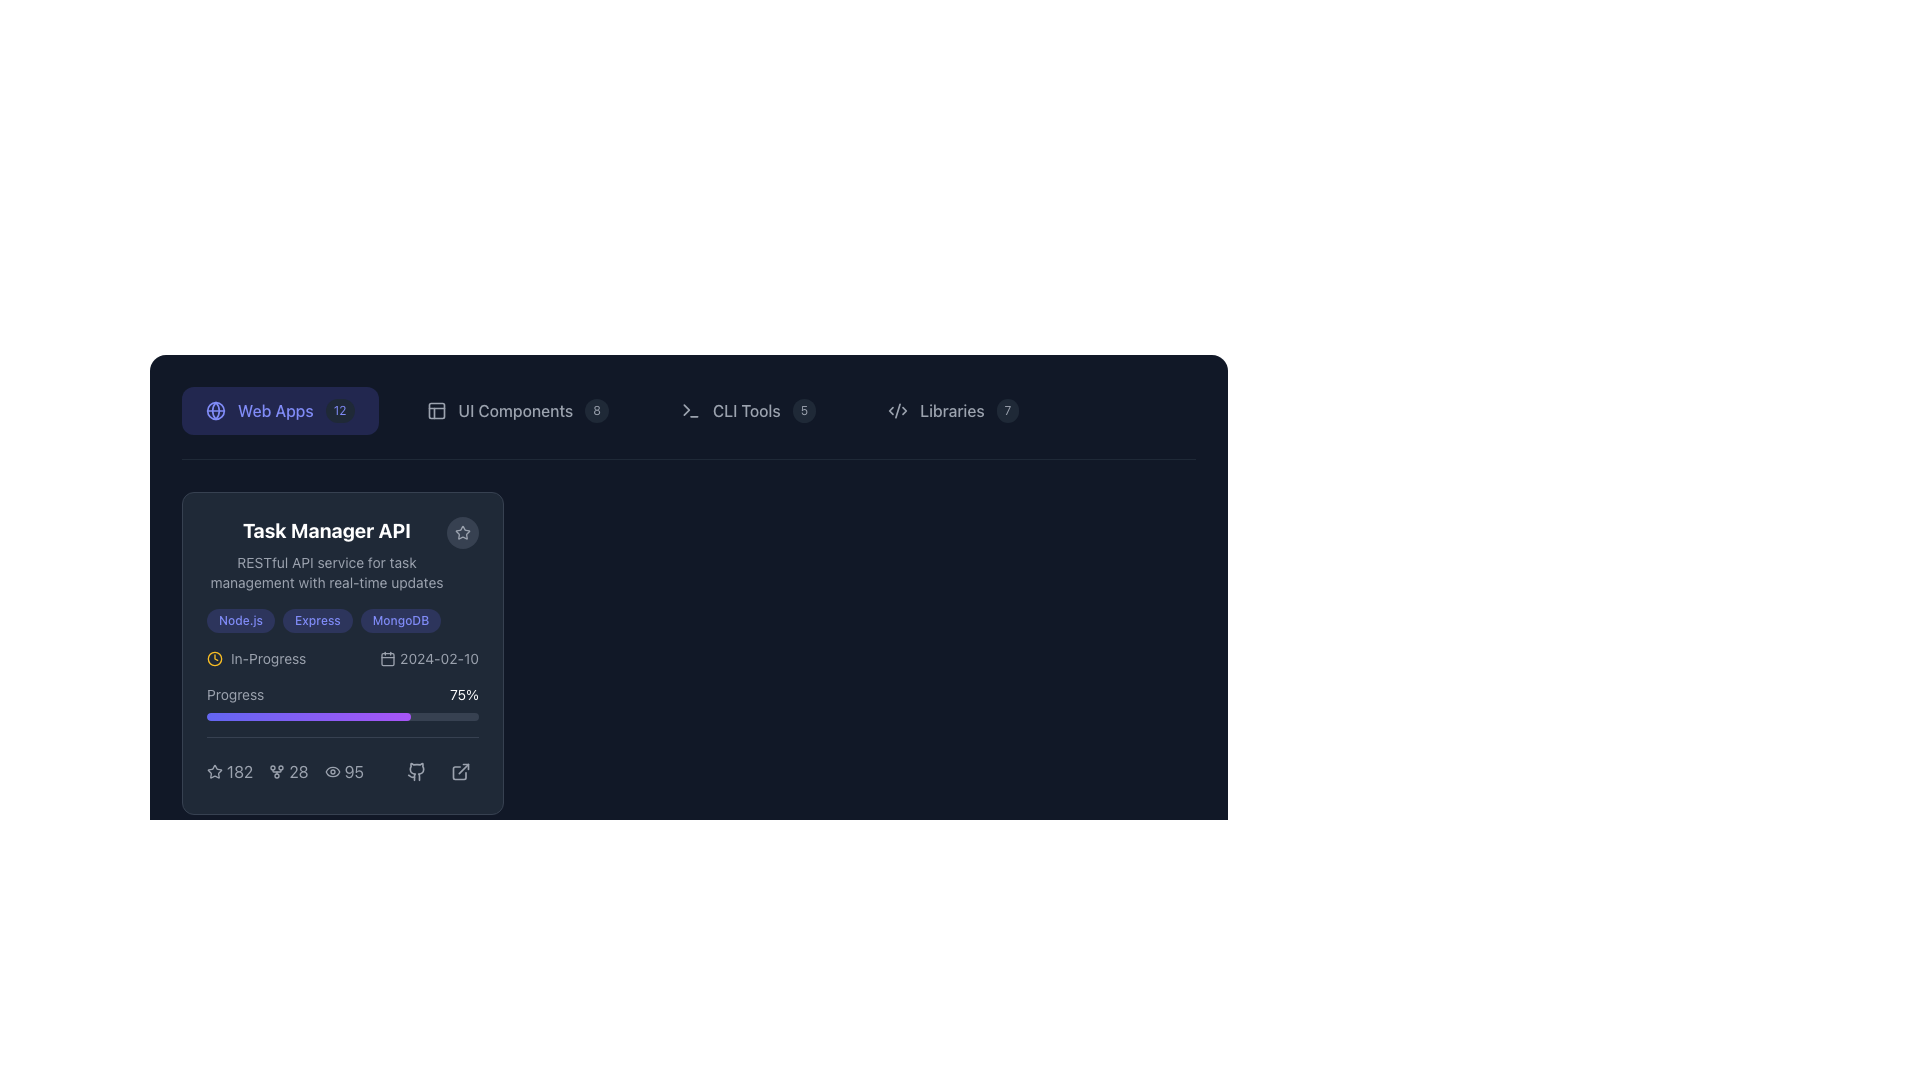  I want to click on the Text badge indicating the count or quantity associated with the 'CLI Tools' section, located in the middle-right area of the navigation bar, so click(804, 410).